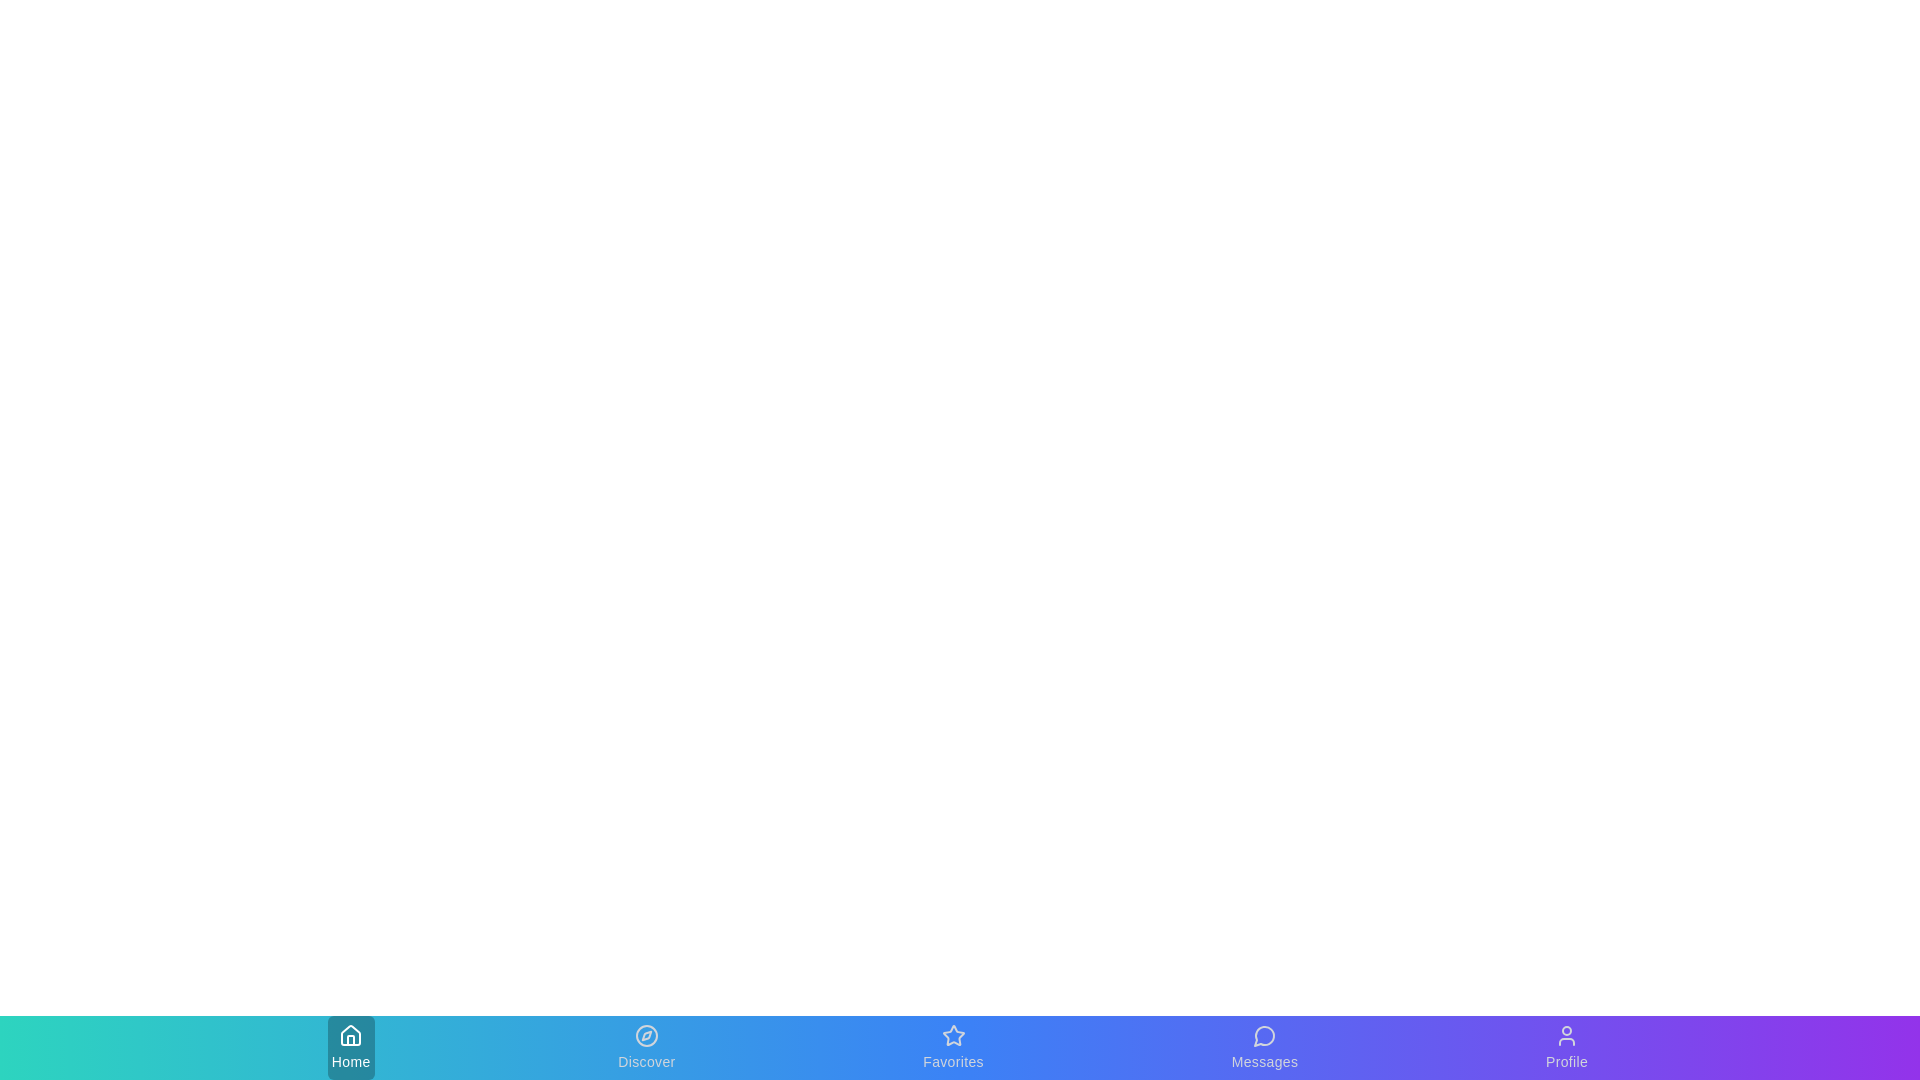 This screenshot has height=1080, width=1920. Describe the element at coordinates (350, 1047) in the screenshot. I see `the tab named Home` at that location.